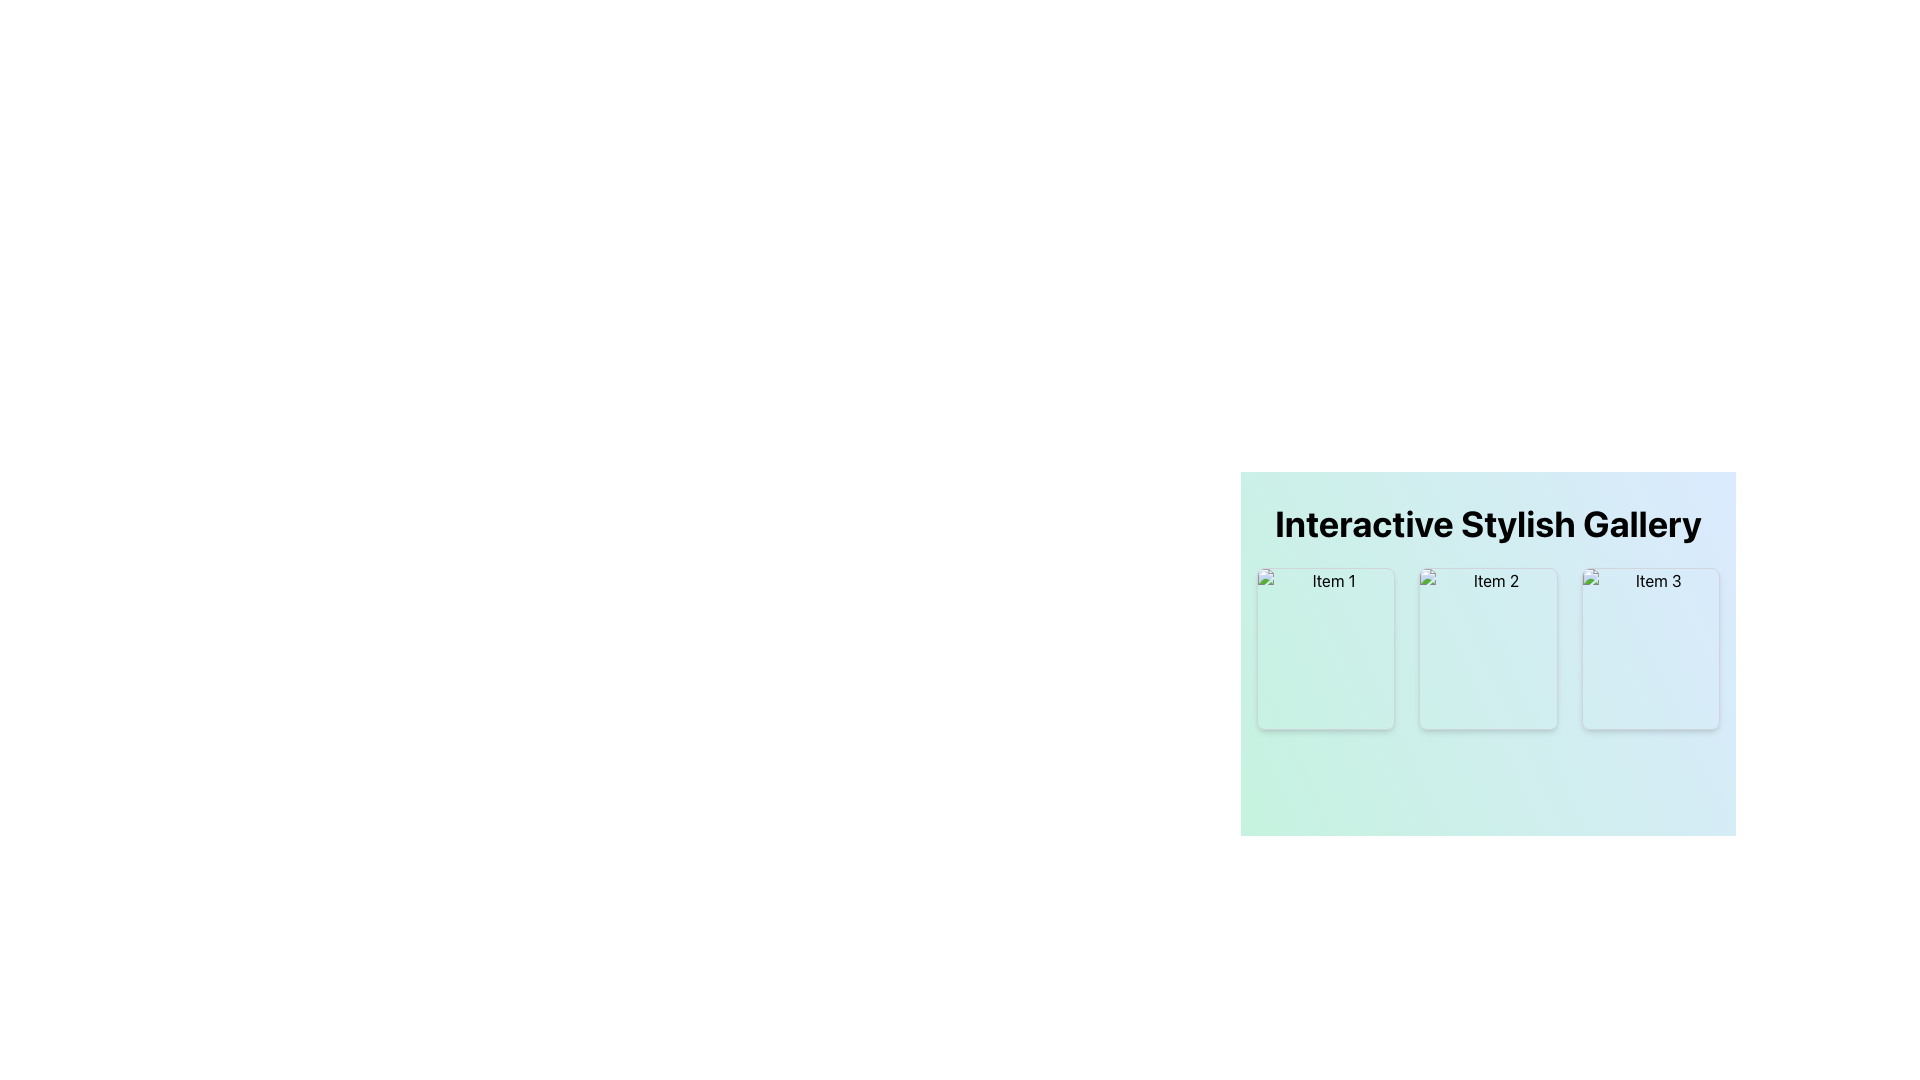 The height and width of the screenshot is (1080, 1920). Describe the element at coordinates (1650, 648) in the screenshot. I see `the circular '+' button located in the third card of the gallery labeled 'Item 3'` at that location.